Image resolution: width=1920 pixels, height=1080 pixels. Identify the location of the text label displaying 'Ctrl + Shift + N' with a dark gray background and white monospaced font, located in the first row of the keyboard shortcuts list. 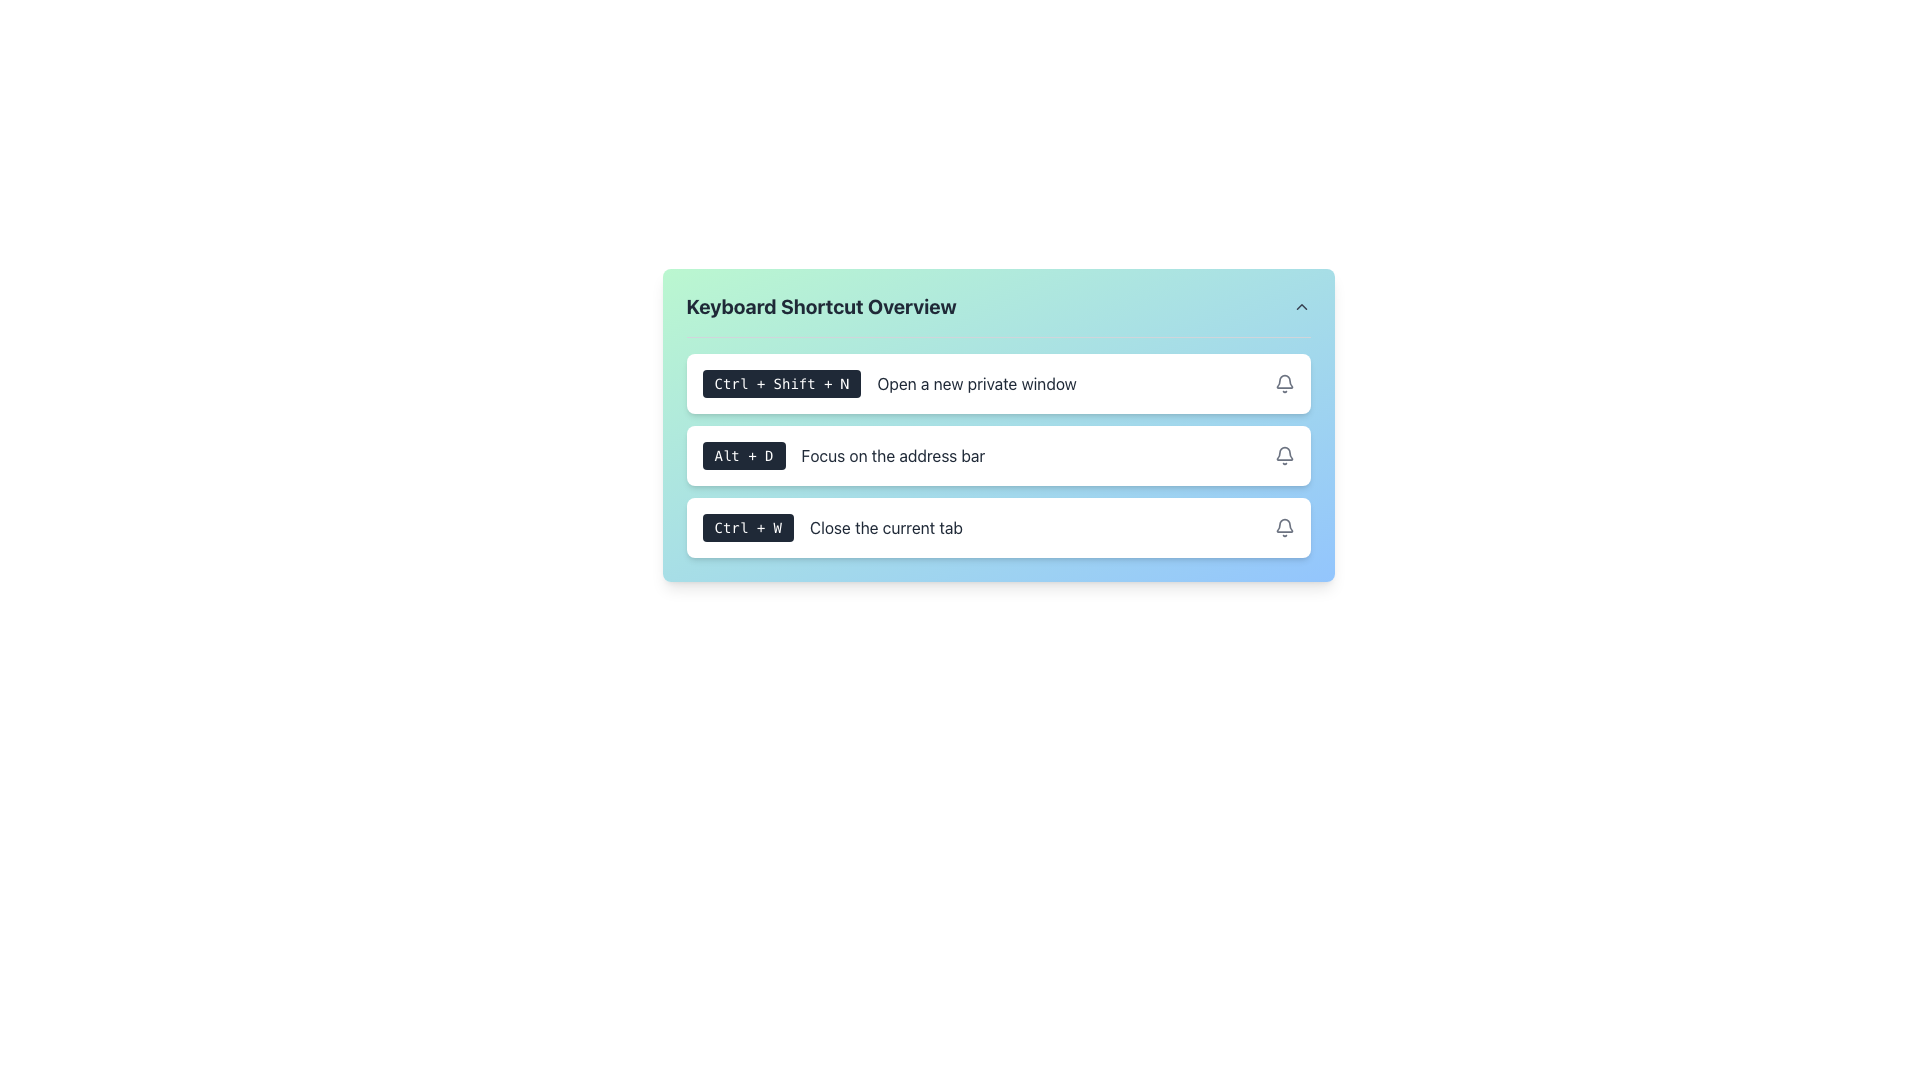
(781, 384).